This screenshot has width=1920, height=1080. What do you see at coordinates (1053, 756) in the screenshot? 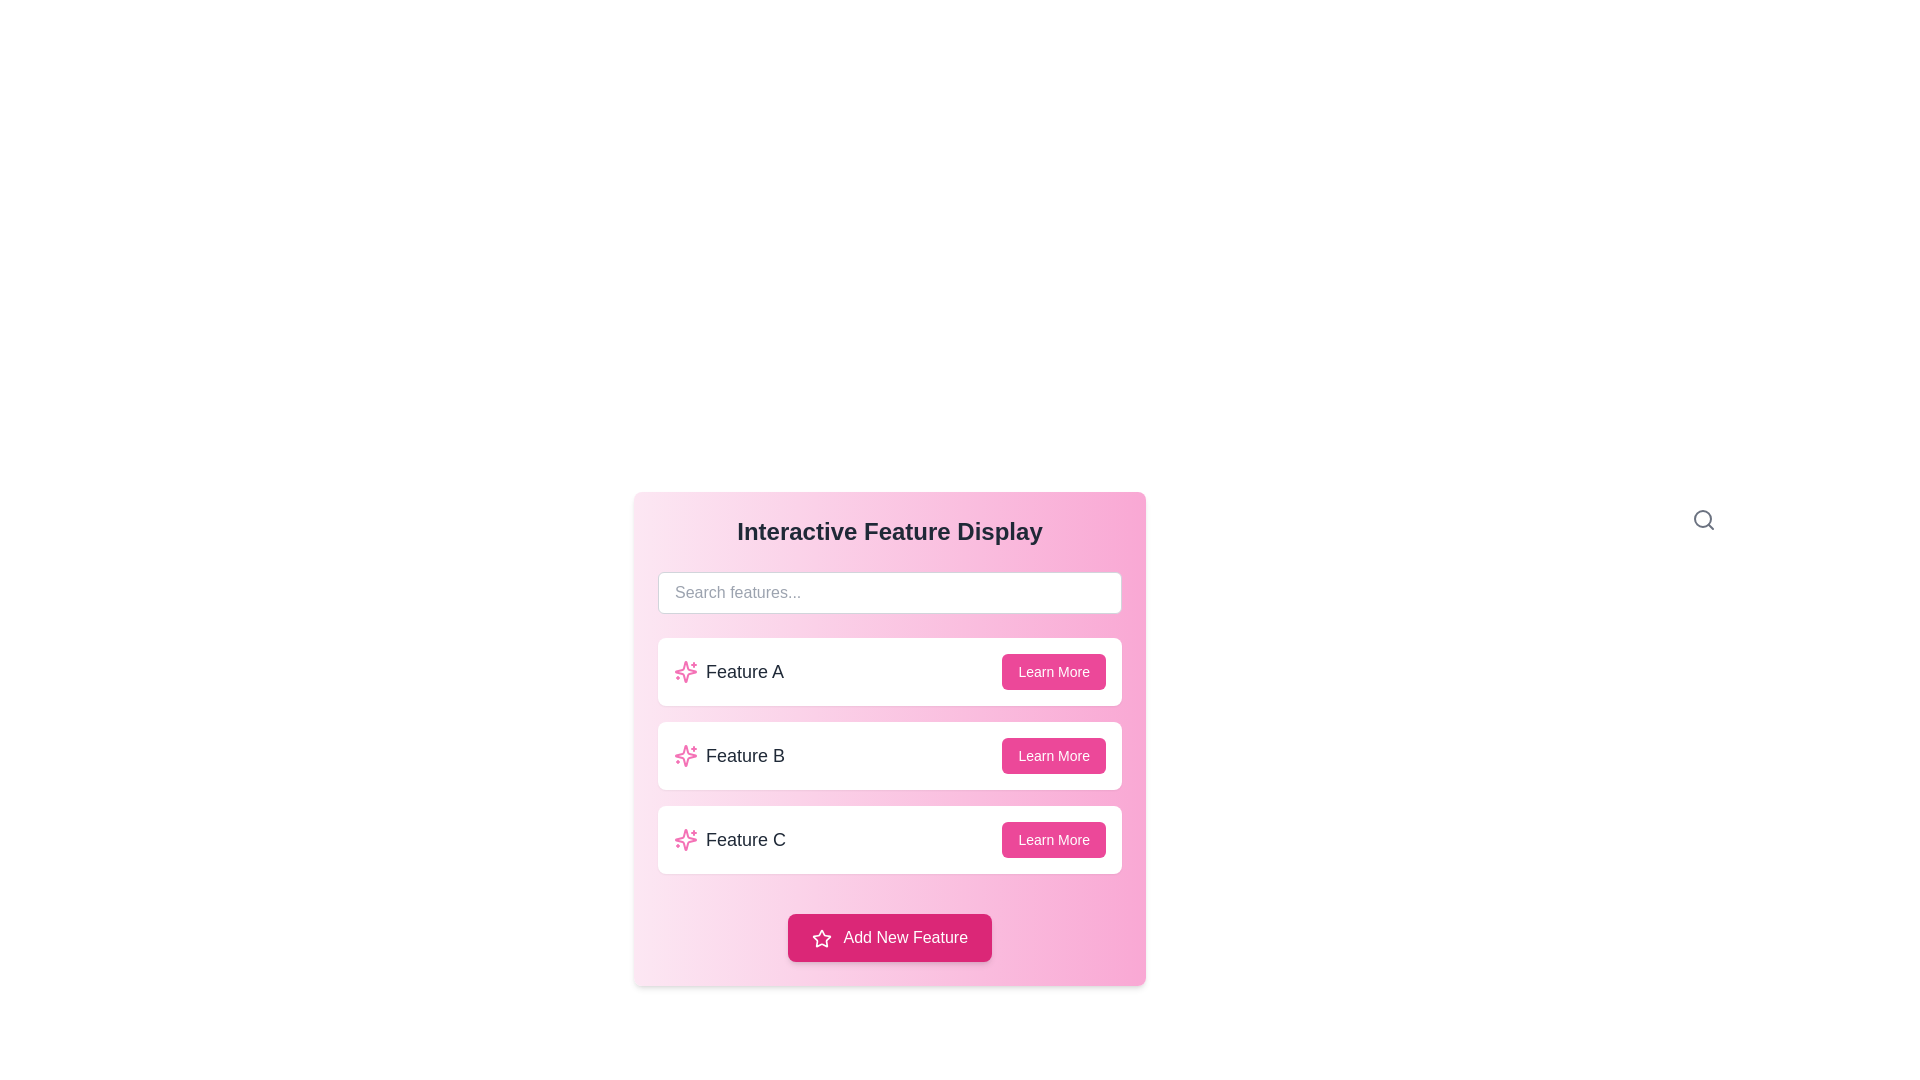
I see `the button located at the top-right corner of the middle card, adjacent to the text 'Feature B'` at bounding box center [1053, 756].